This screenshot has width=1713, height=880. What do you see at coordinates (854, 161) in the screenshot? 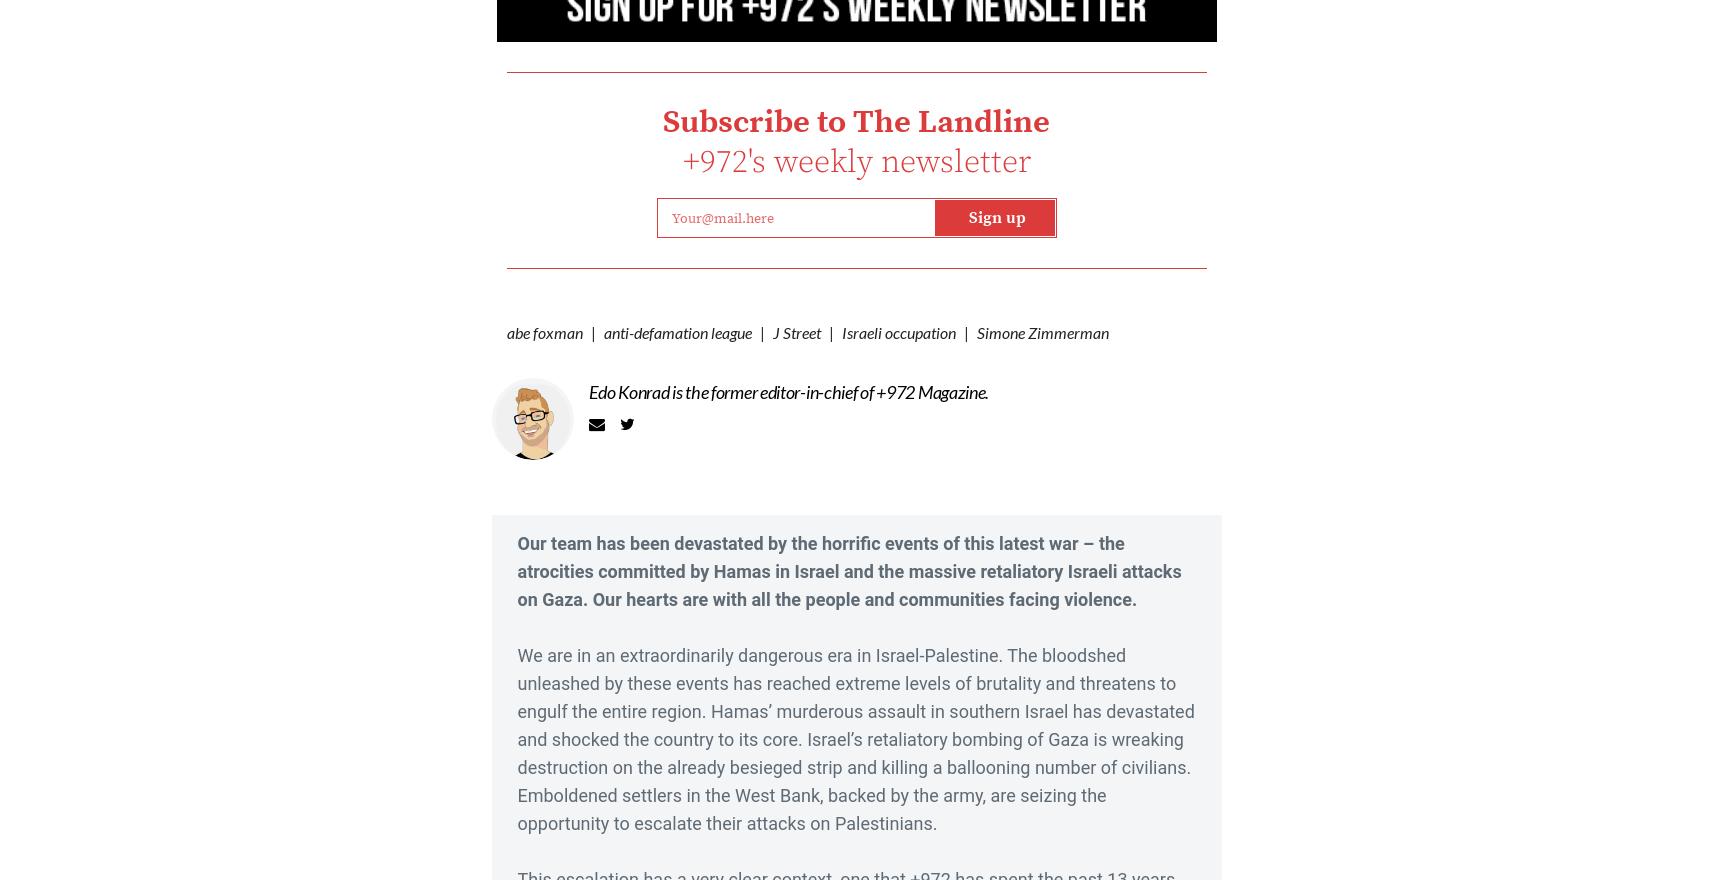
I see `'+972's weekly newsletter'` at bounding box center [854, 161].